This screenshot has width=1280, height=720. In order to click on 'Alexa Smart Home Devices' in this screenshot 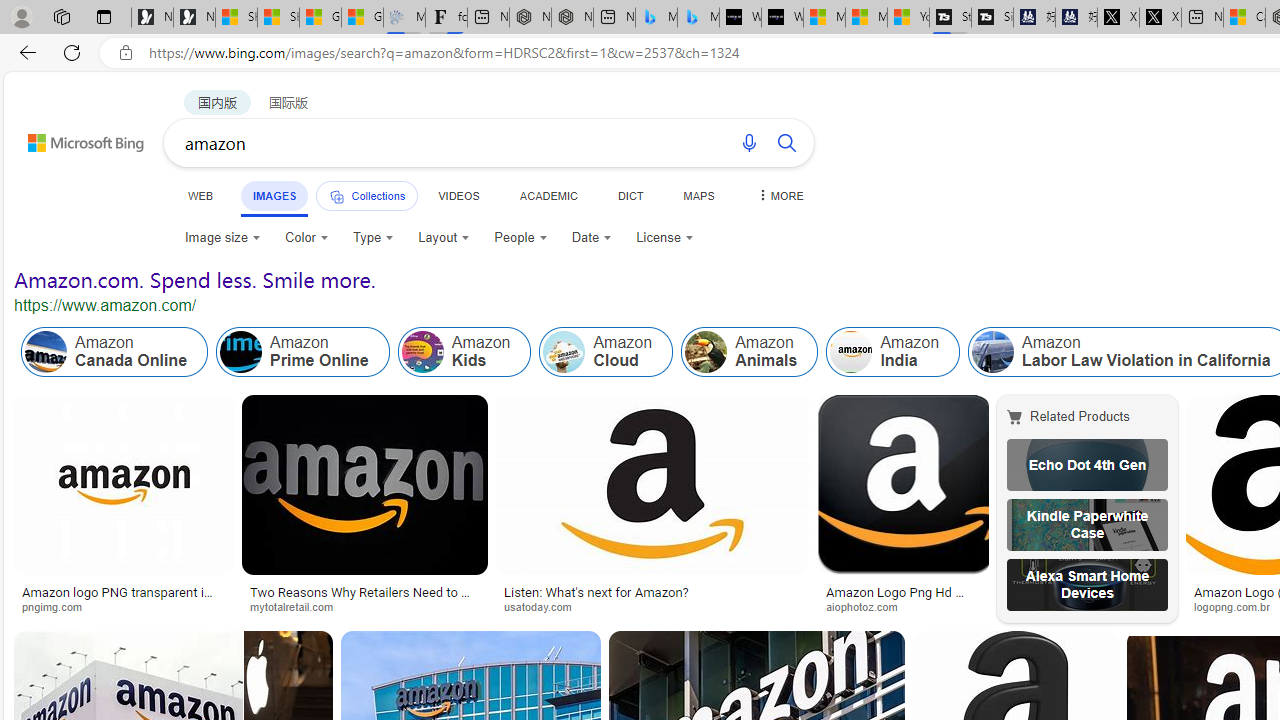, I will do `click(1086, 585)`.